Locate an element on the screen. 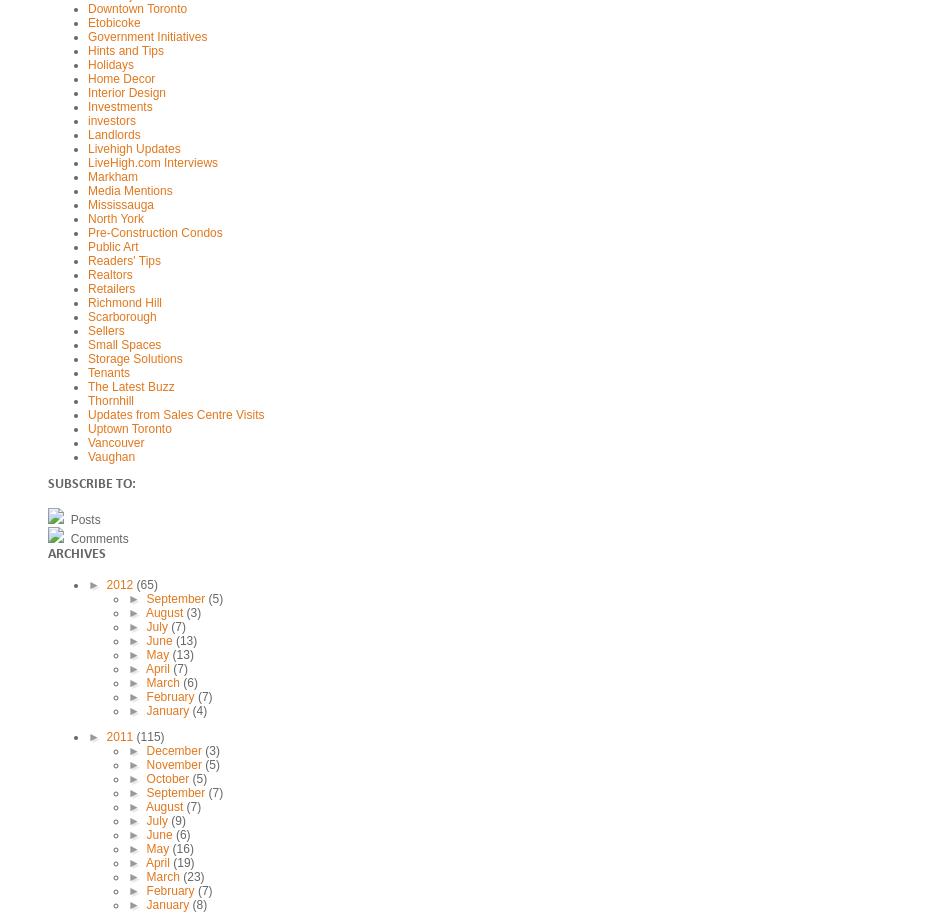 This screenshot has height=915, width=938. 'Mississauga' is located at coordinates (120, 204).